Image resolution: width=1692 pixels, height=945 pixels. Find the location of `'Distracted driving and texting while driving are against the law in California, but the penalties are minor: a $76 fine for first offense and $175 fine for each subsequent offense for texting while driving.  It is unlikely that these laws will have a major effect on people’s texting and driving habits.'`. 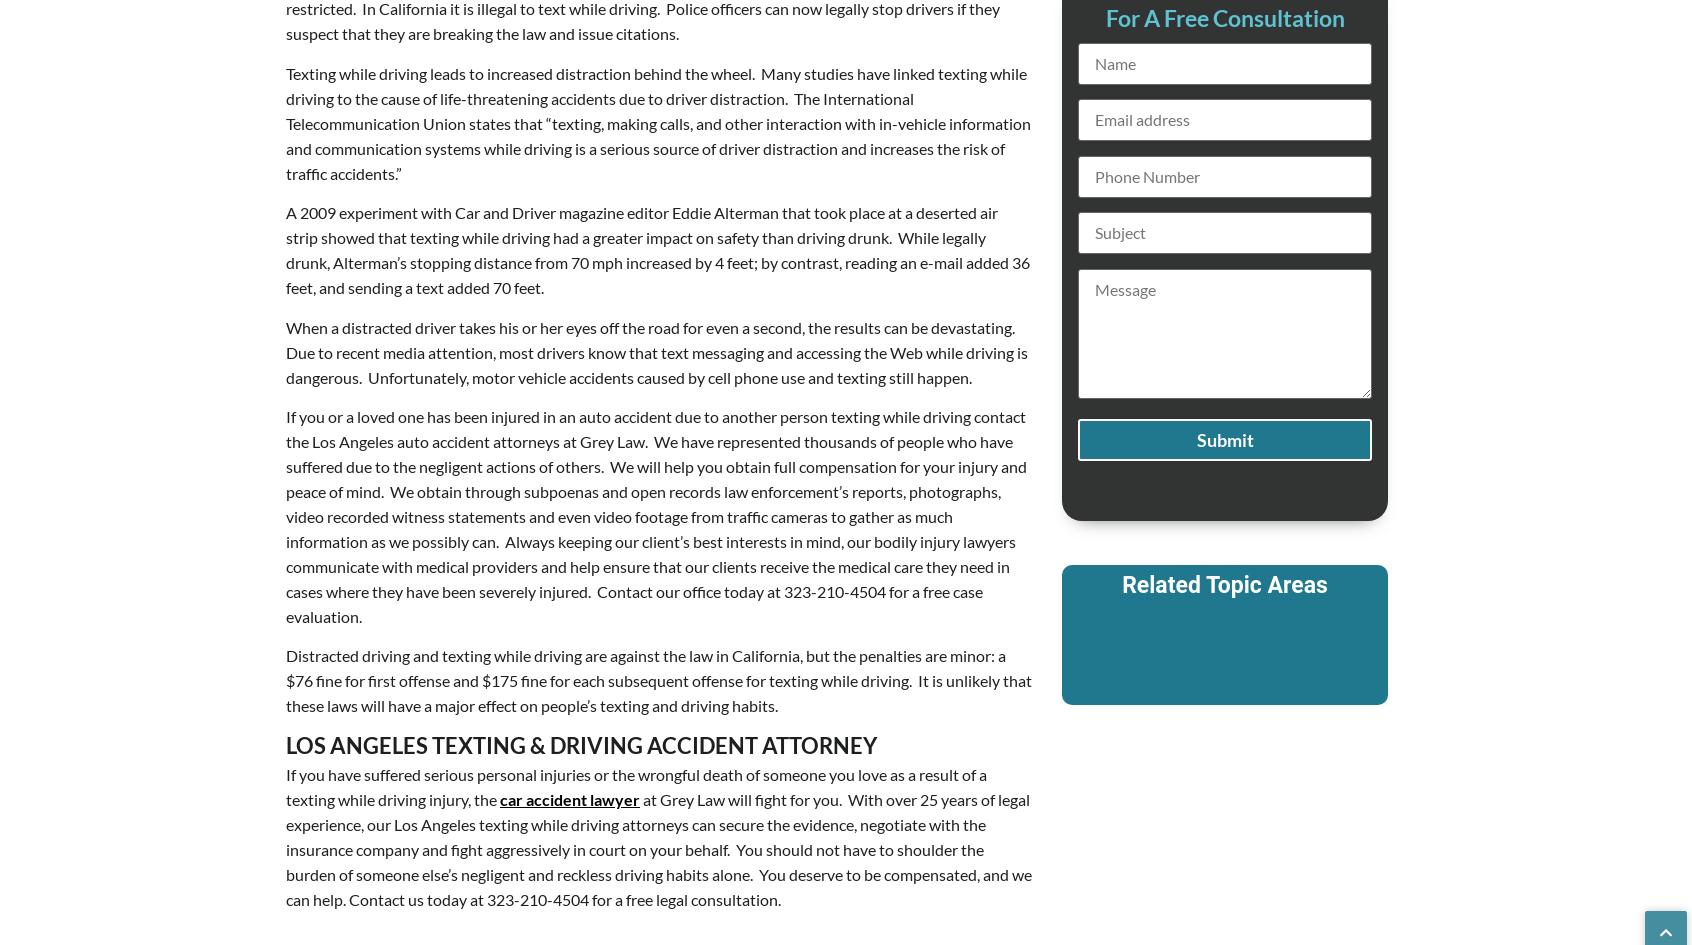

'Distracted driving and texting while driving are against the law in California, but the penalties are minor: a $76 fine for first offense and $175 fine for each subsequent offense for texting while driving.  It is unlikely that these laws will have a major effect on people’s texting and driving habits.' is located at coordinates (659, 680).